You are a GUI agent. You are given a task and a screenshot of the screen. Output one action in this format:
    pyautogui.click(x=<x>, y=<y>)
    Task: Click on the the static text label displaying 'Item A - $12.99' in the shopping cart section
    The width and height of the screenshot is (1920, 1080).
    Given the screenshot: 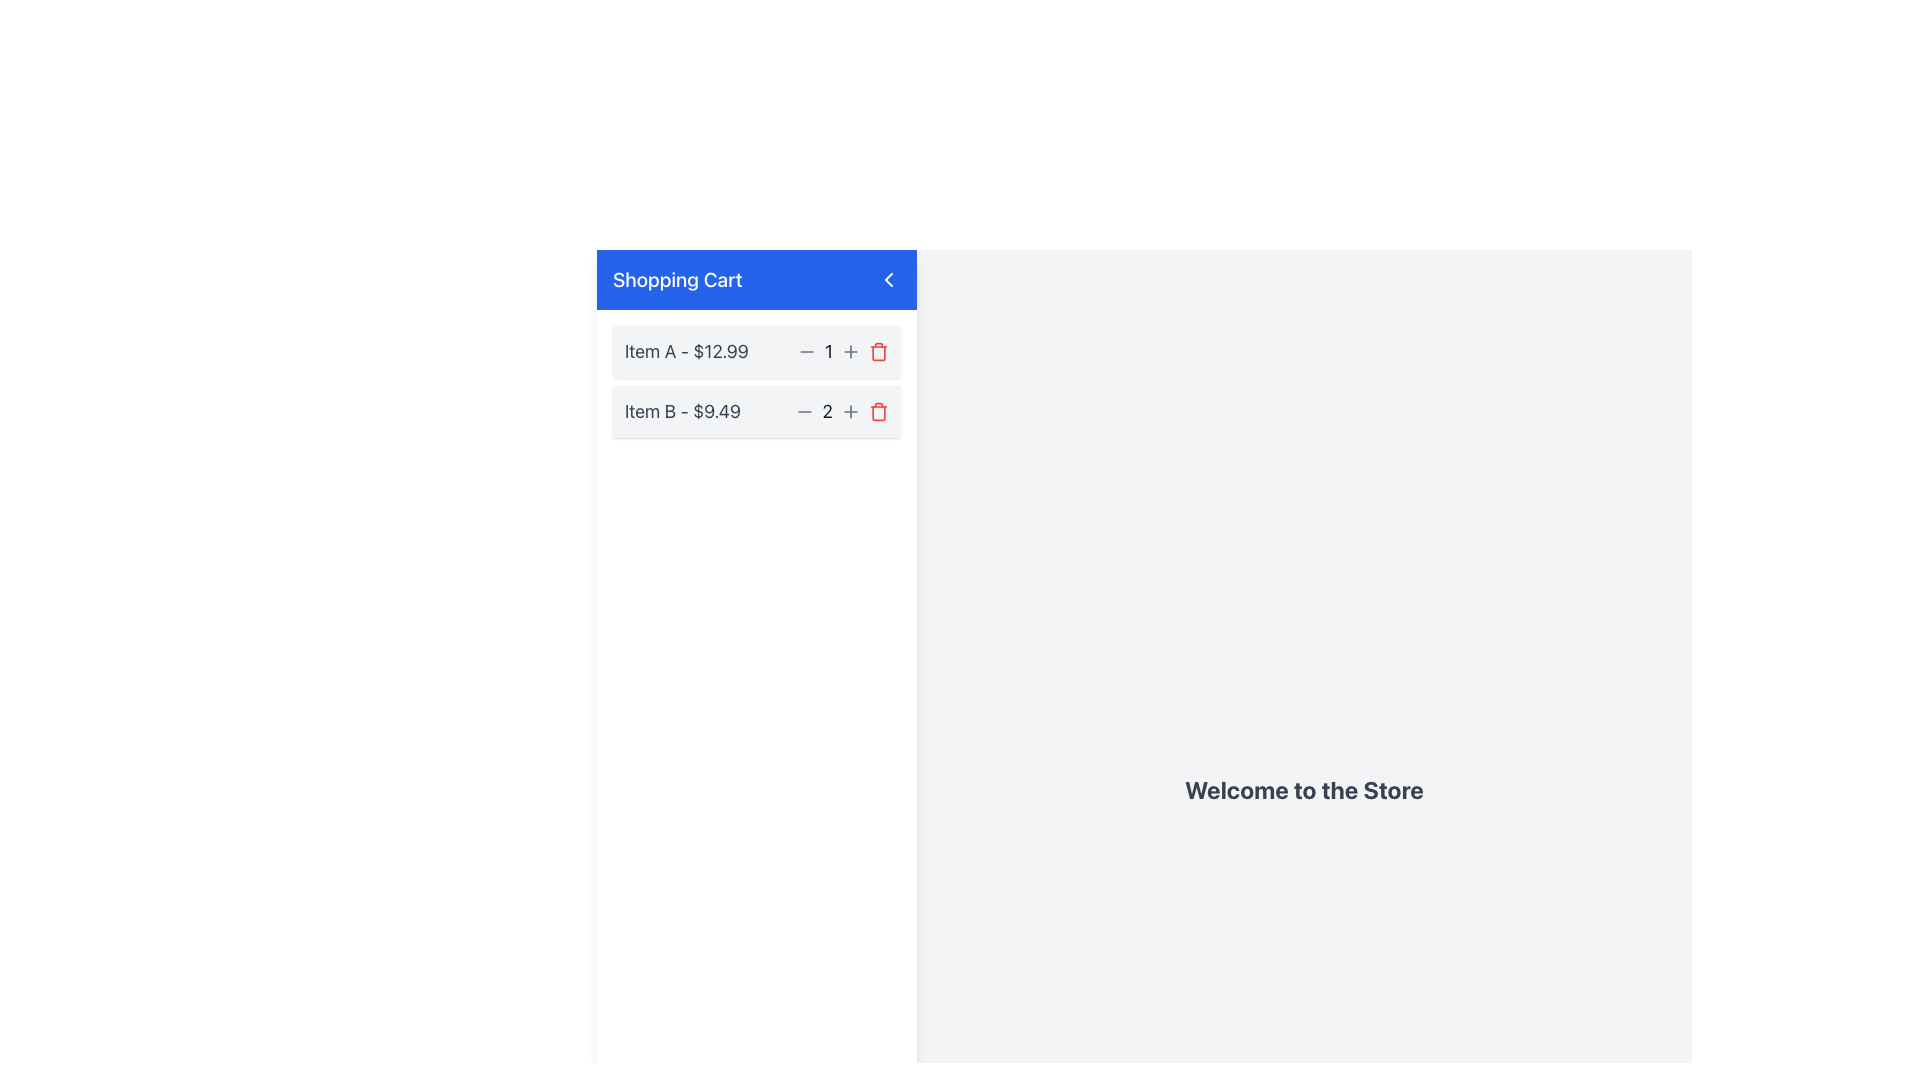 What is the action you would take?
    pyautogui.click(x=686, y=350)
    